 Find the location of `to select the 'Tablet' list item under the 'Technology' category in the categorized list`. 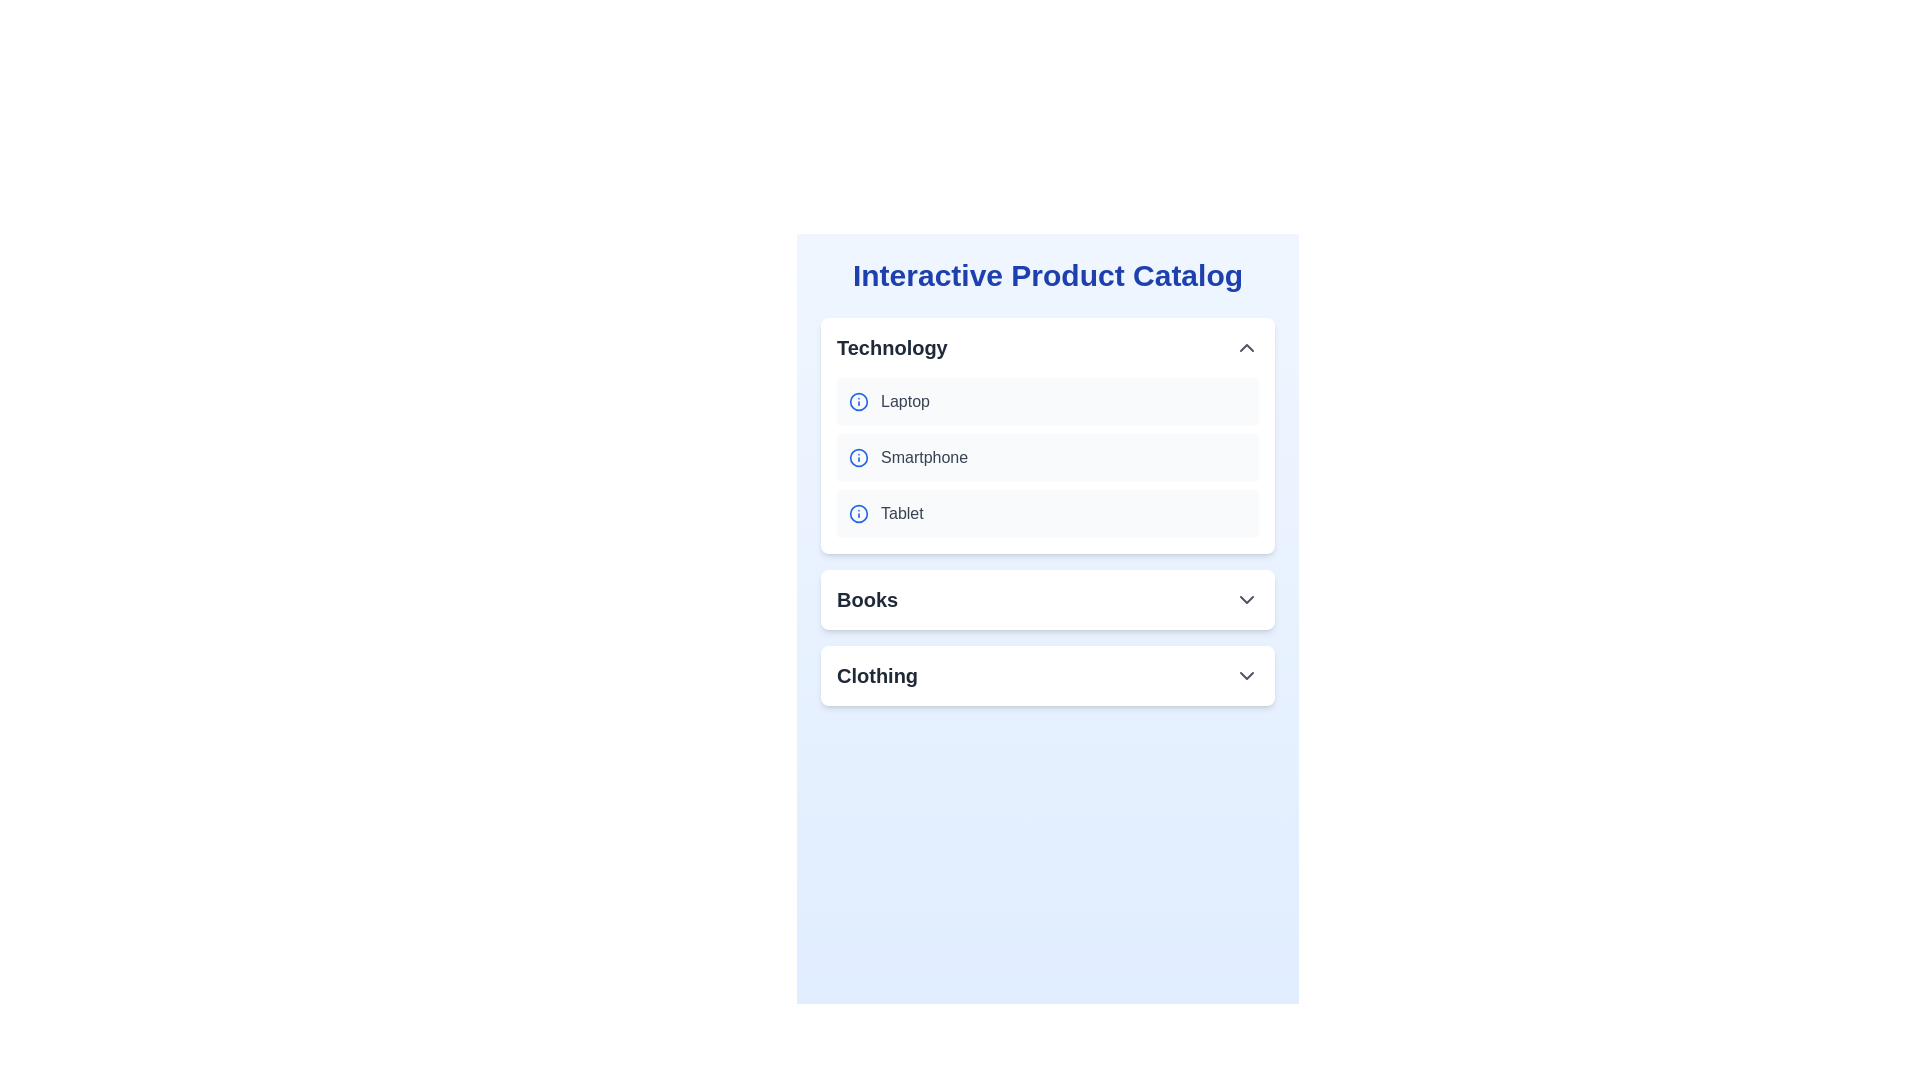

to select the 'Tablet' list item under the 'Technology' category in the categorized list is located at coordinates (1046, 512).